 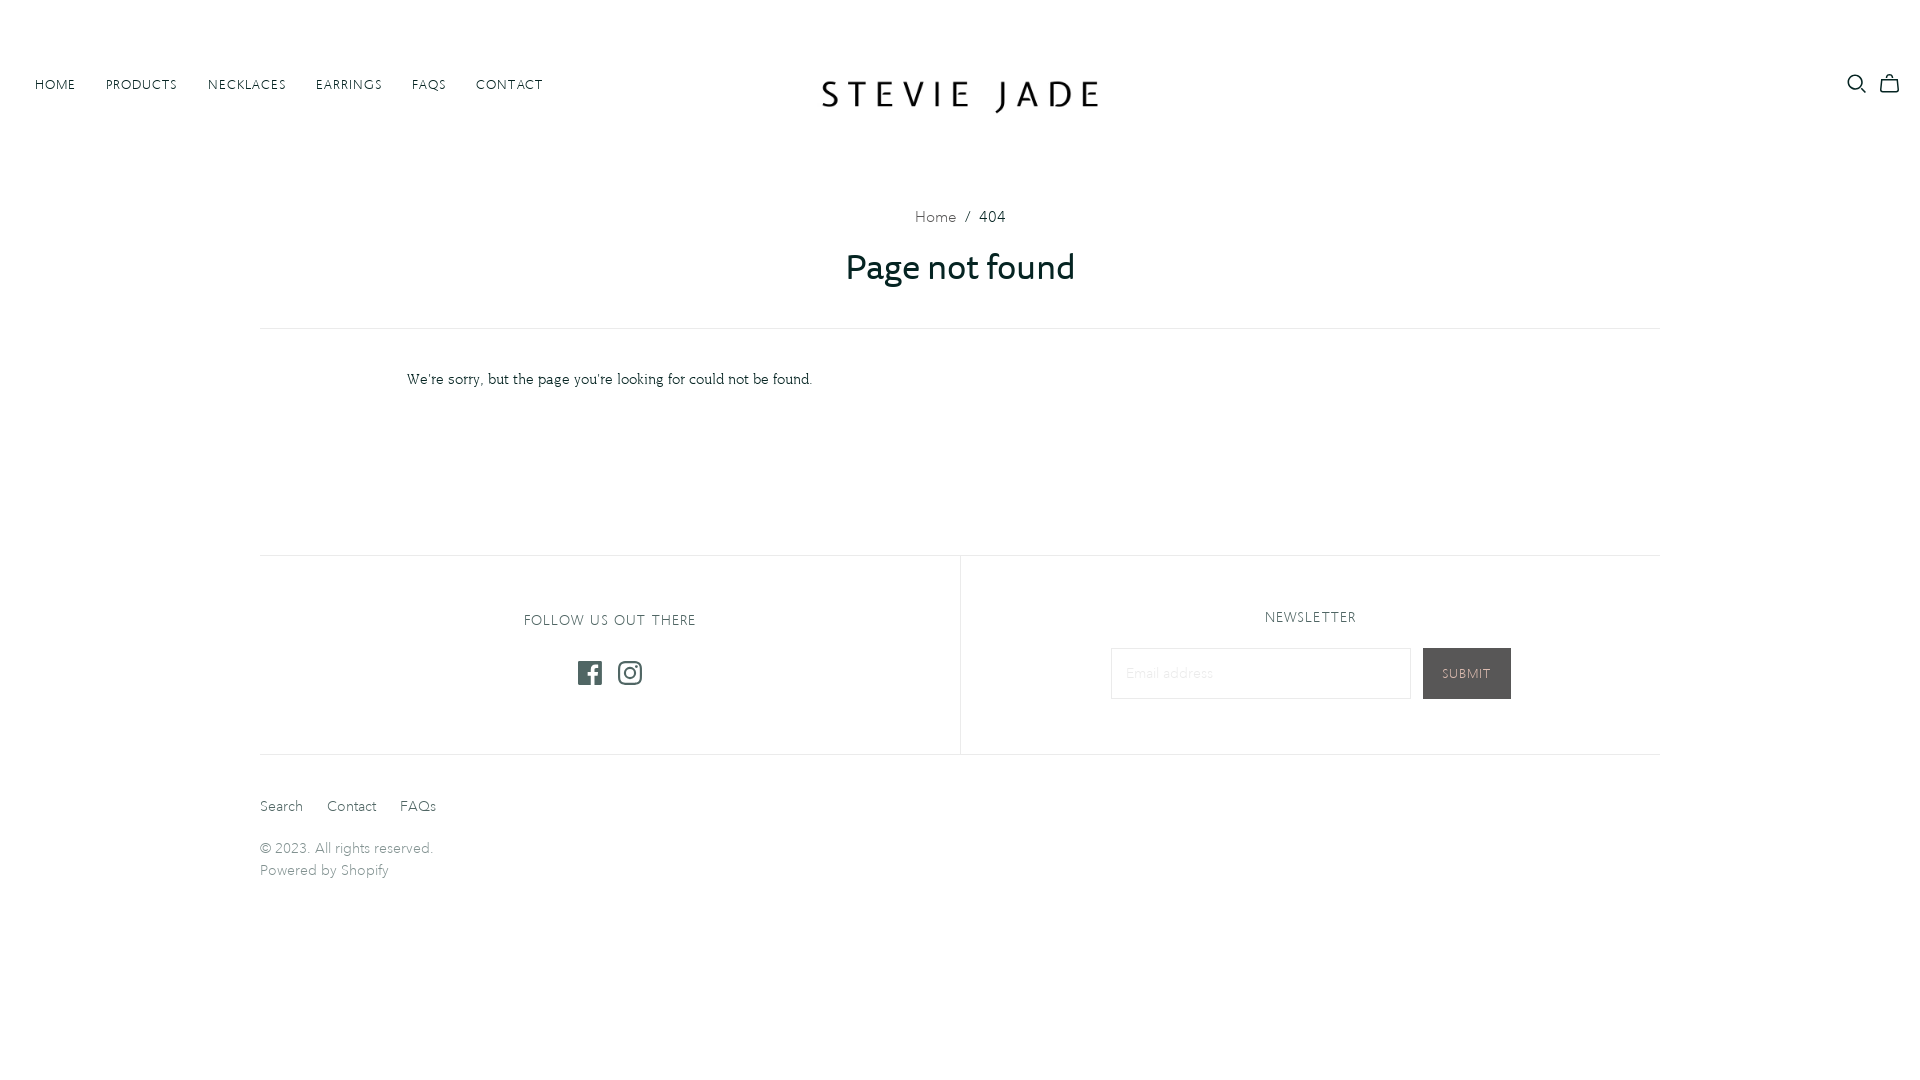 What do you see at coordinates (1466, 673) in the screenshot?
I see `'Submit'` at bounding box center [1466, 673].